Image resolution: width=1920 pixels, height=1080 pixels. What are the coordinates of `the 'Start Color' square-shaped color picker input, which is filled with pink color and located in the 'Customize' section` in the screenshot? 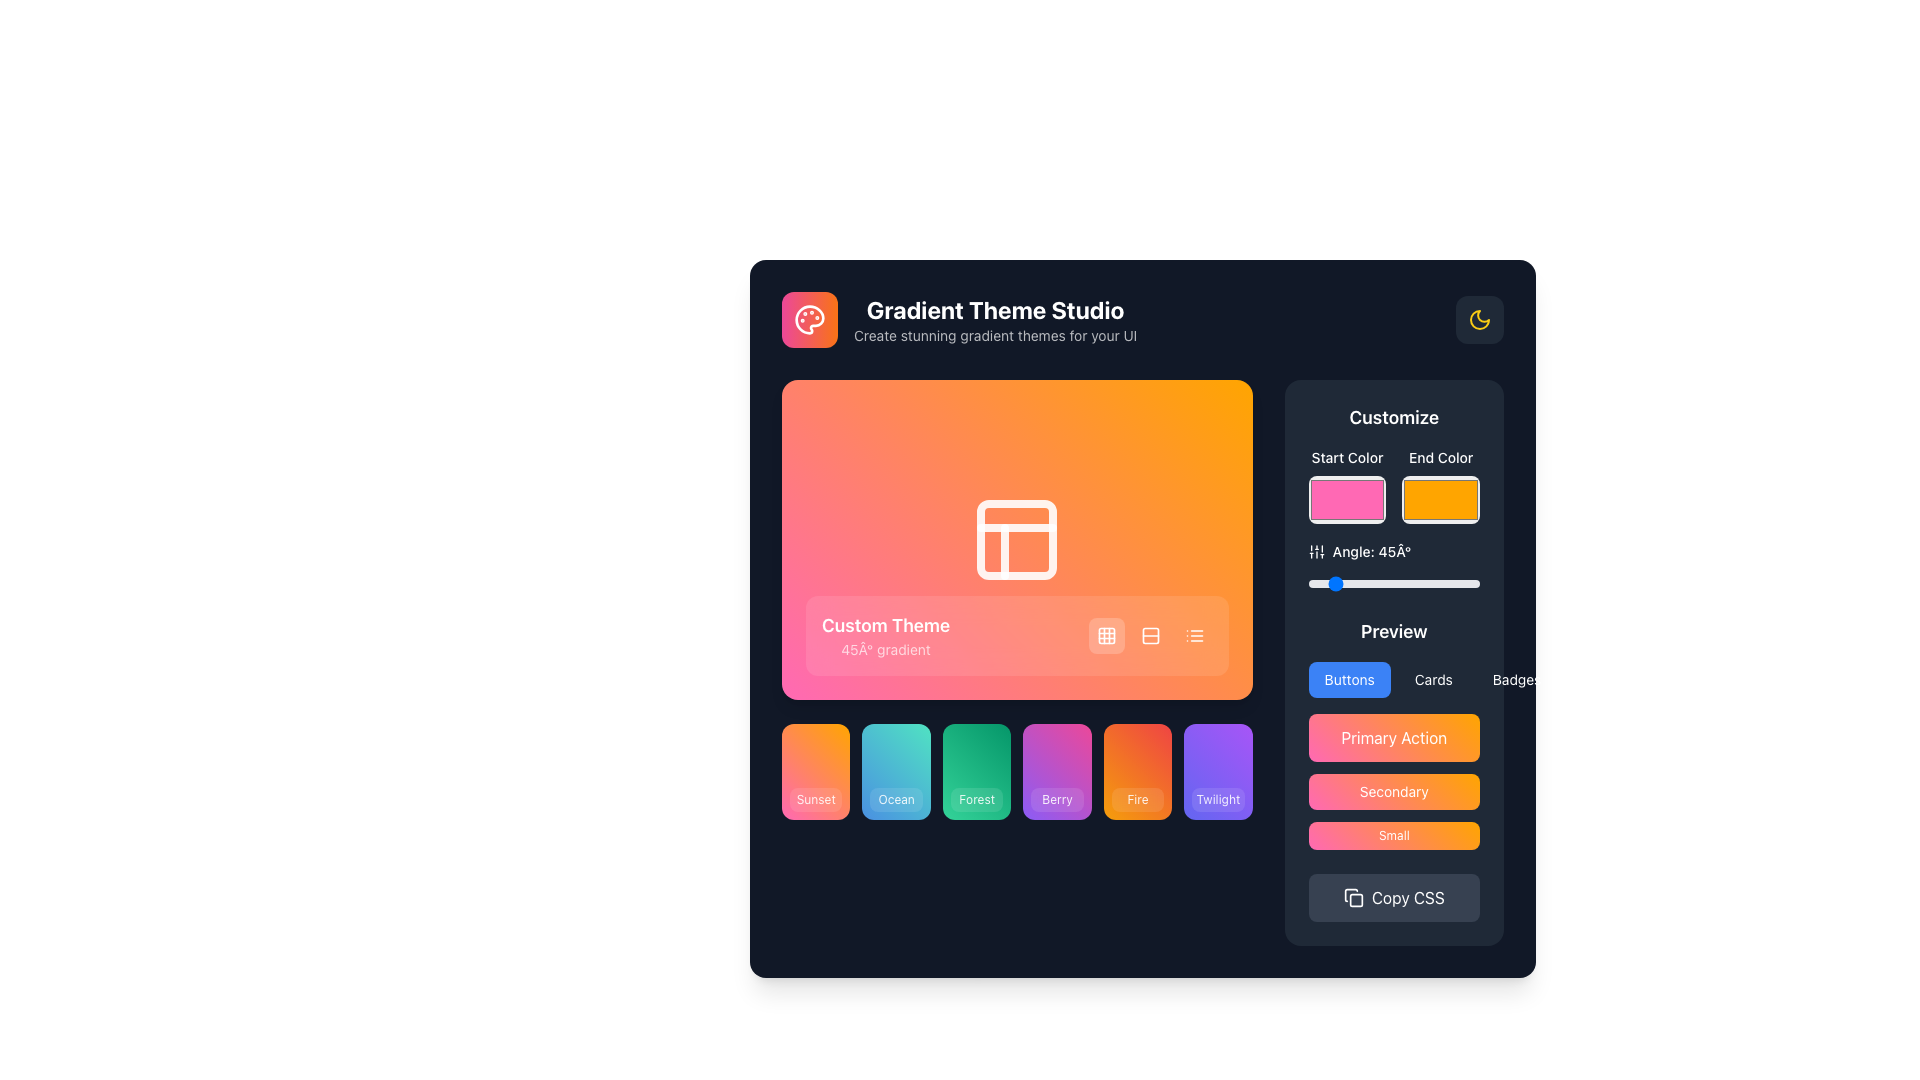 It's located at (1347, 486).